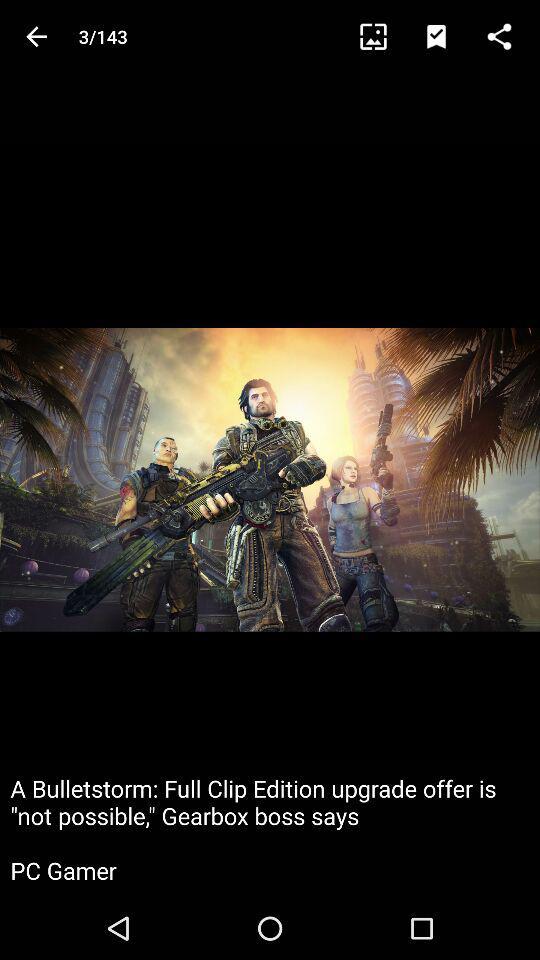 Image resolution: width=540 pixels, height=960 pixels. What do you see at coordinates (36, 35) in the screenshot?
I see `the item to the left of 3/143` at bounding box center [36, 35].